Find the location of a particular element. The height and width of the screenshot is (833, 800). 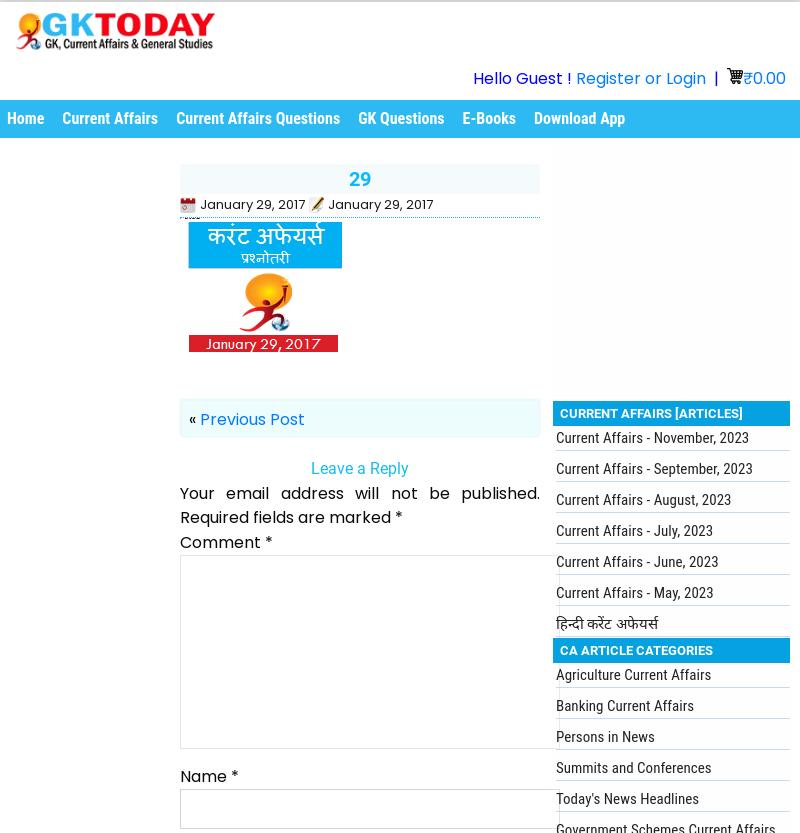

'Current Affairs Questions' is located at coordinates (257, 117).